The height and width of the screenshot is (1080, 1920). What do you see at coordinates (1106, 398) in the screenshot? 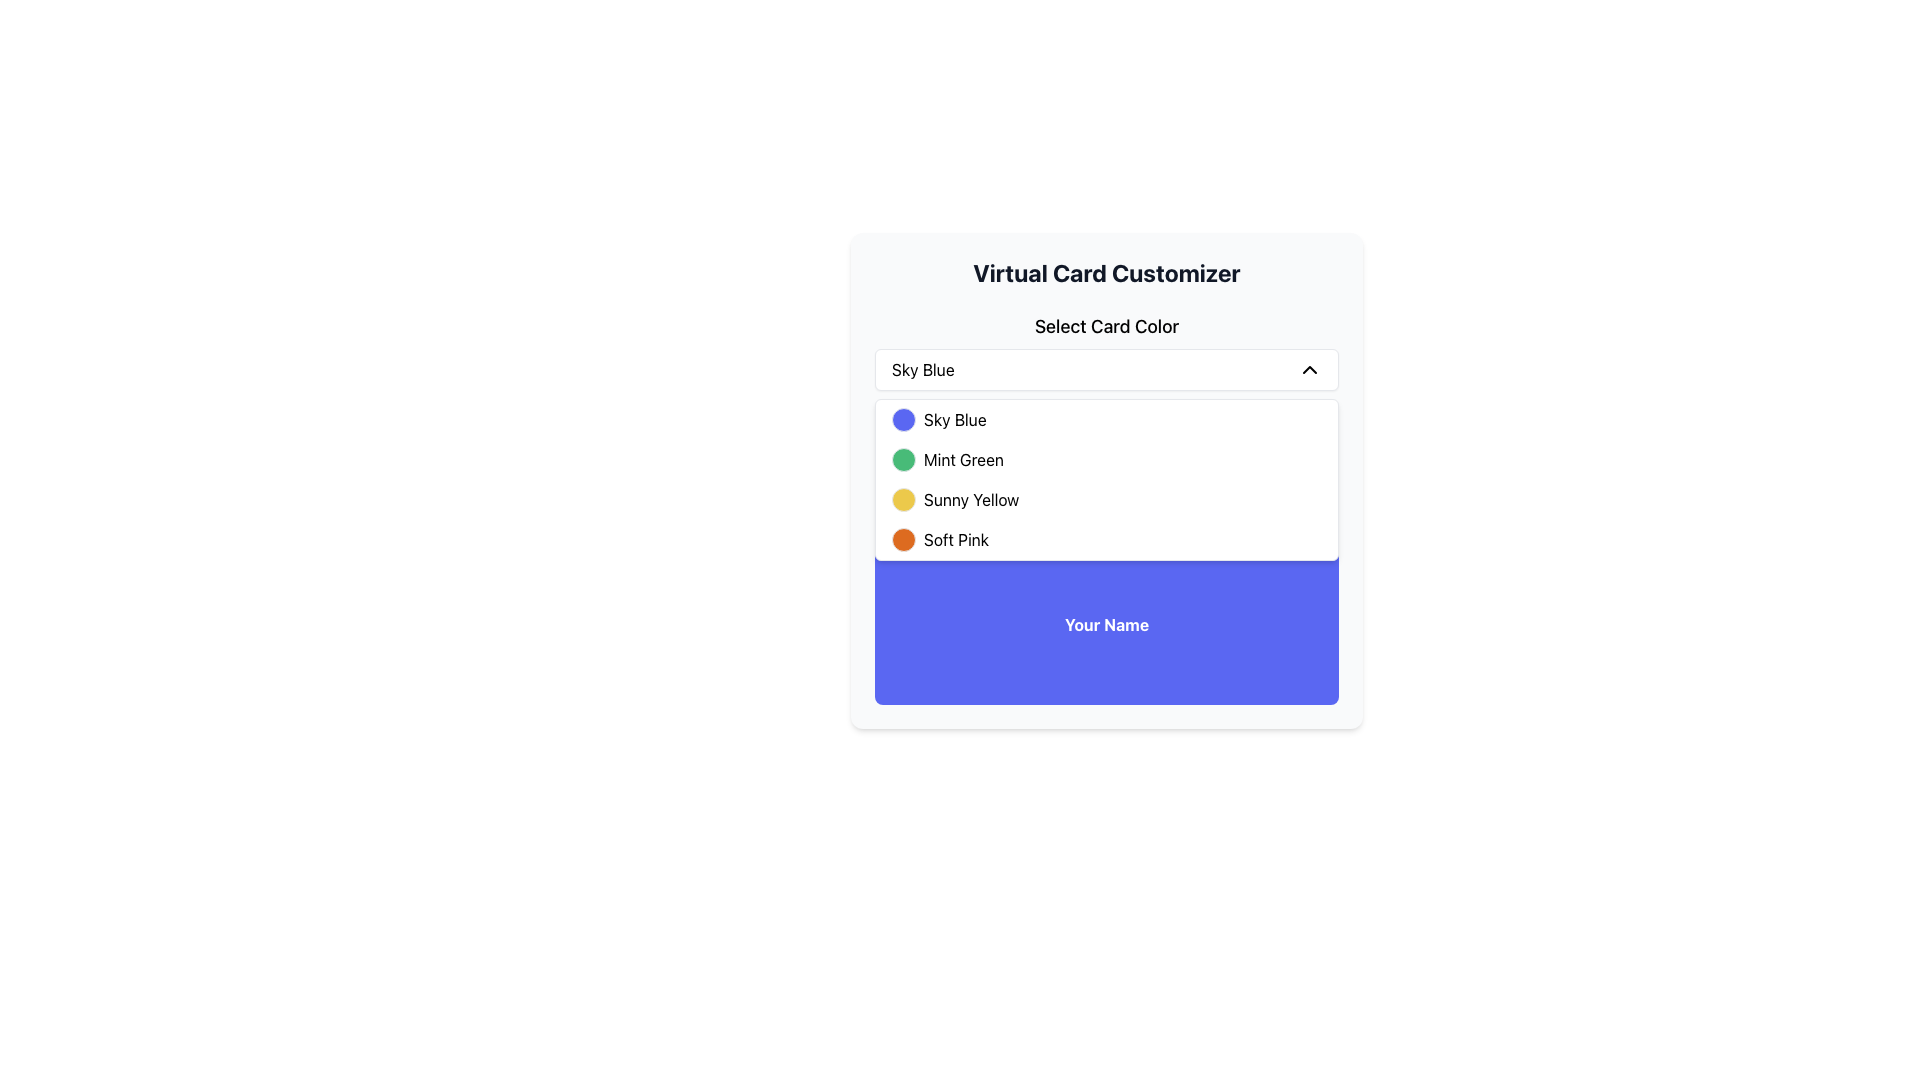
I see `the dropdown menu for selecting a card color in the 'Virtual Card Customizer' interface` at bounding box center [1106, 398].